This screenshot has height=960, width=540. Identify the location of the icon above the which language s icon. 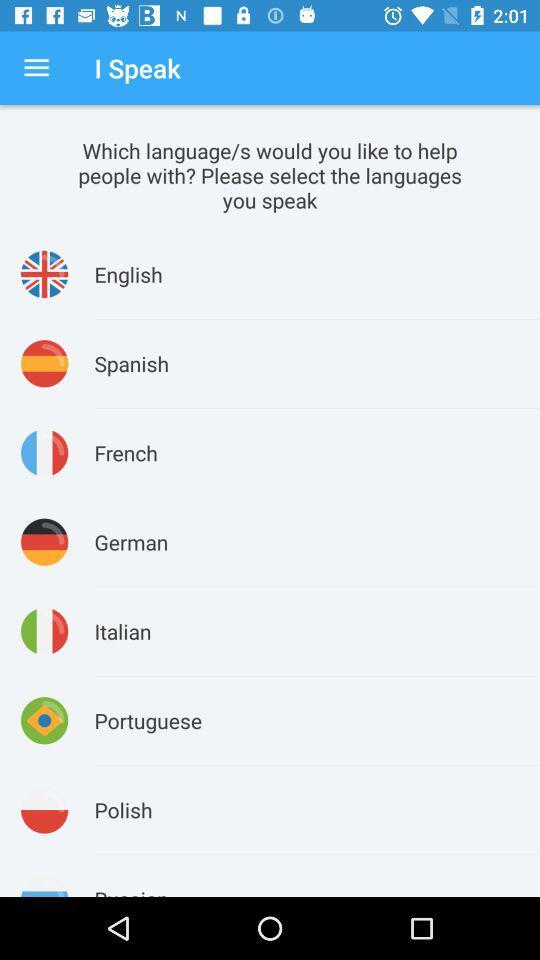
(36, 68).